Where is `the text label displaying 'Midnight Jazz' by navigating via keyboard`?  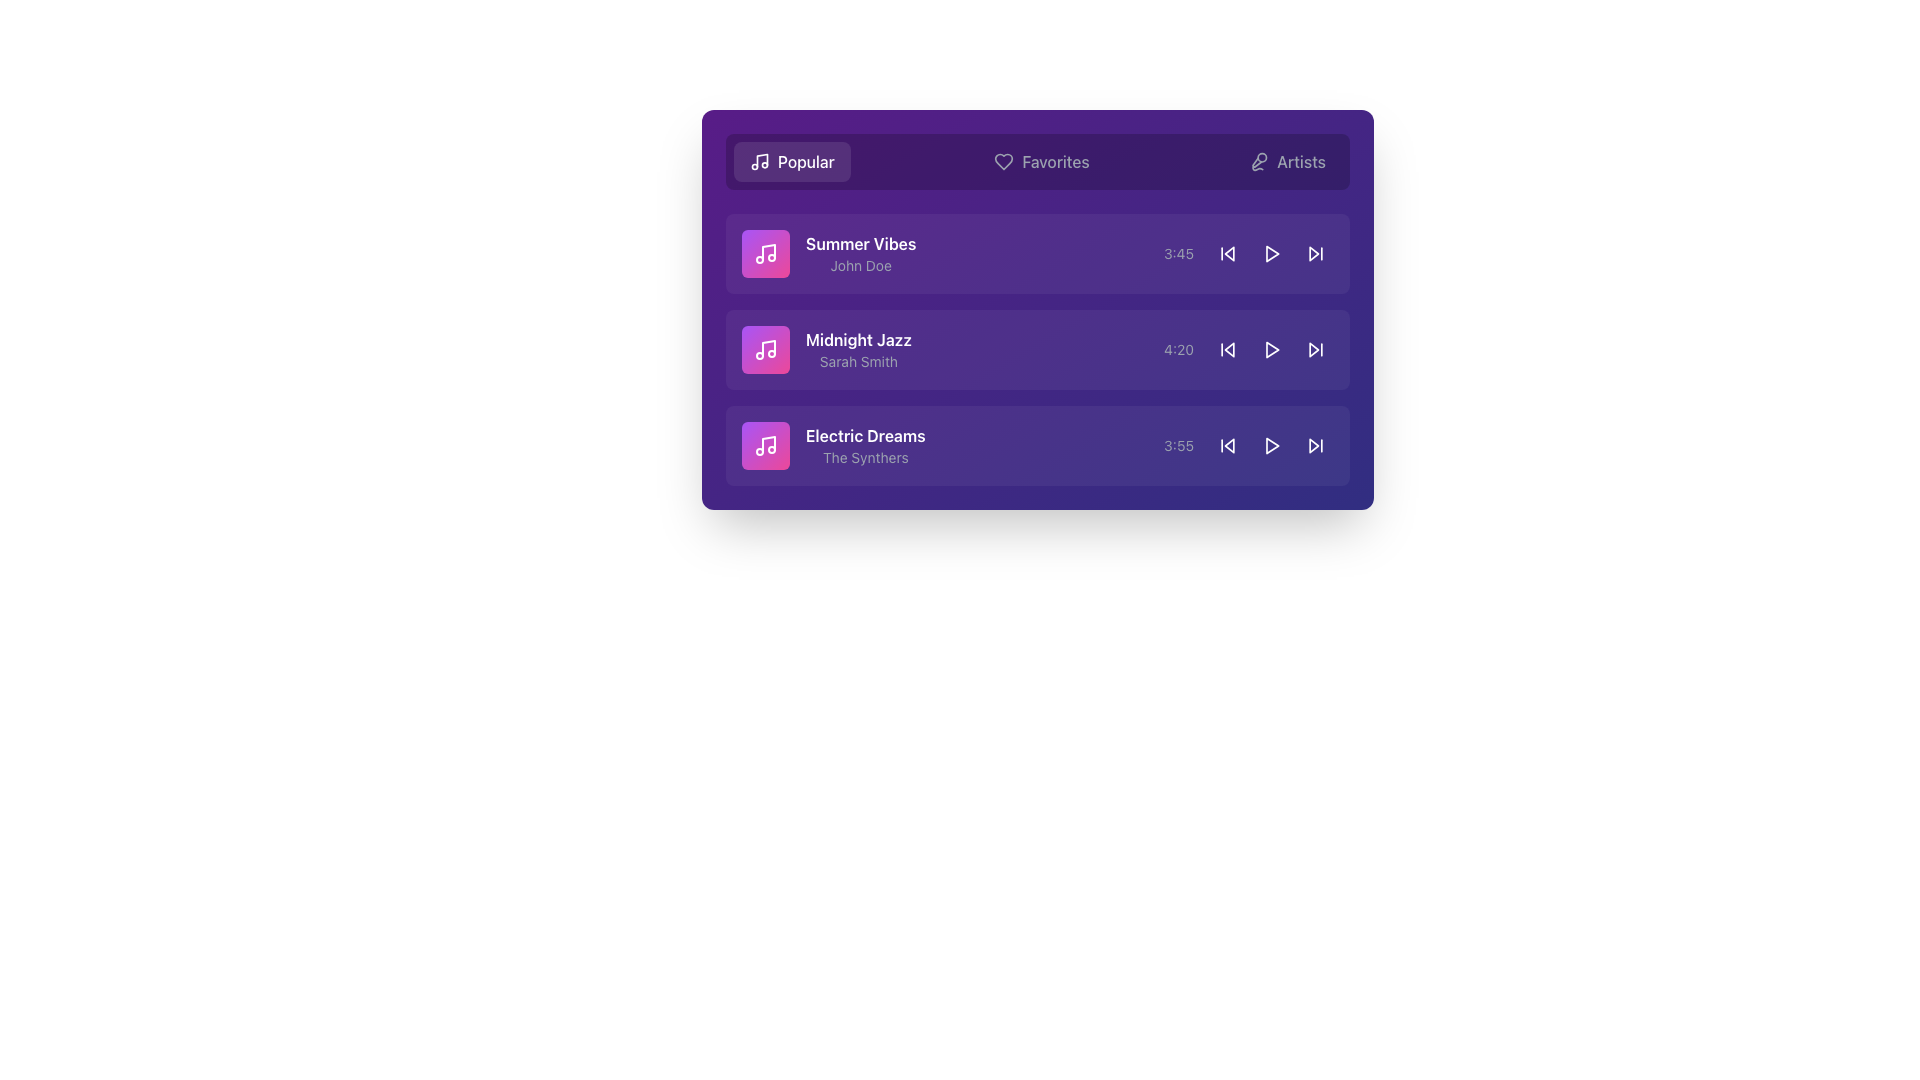
the text label displaying 'Midnight Jazz' by navigating via keyboard is located at coordinates (859, 338).